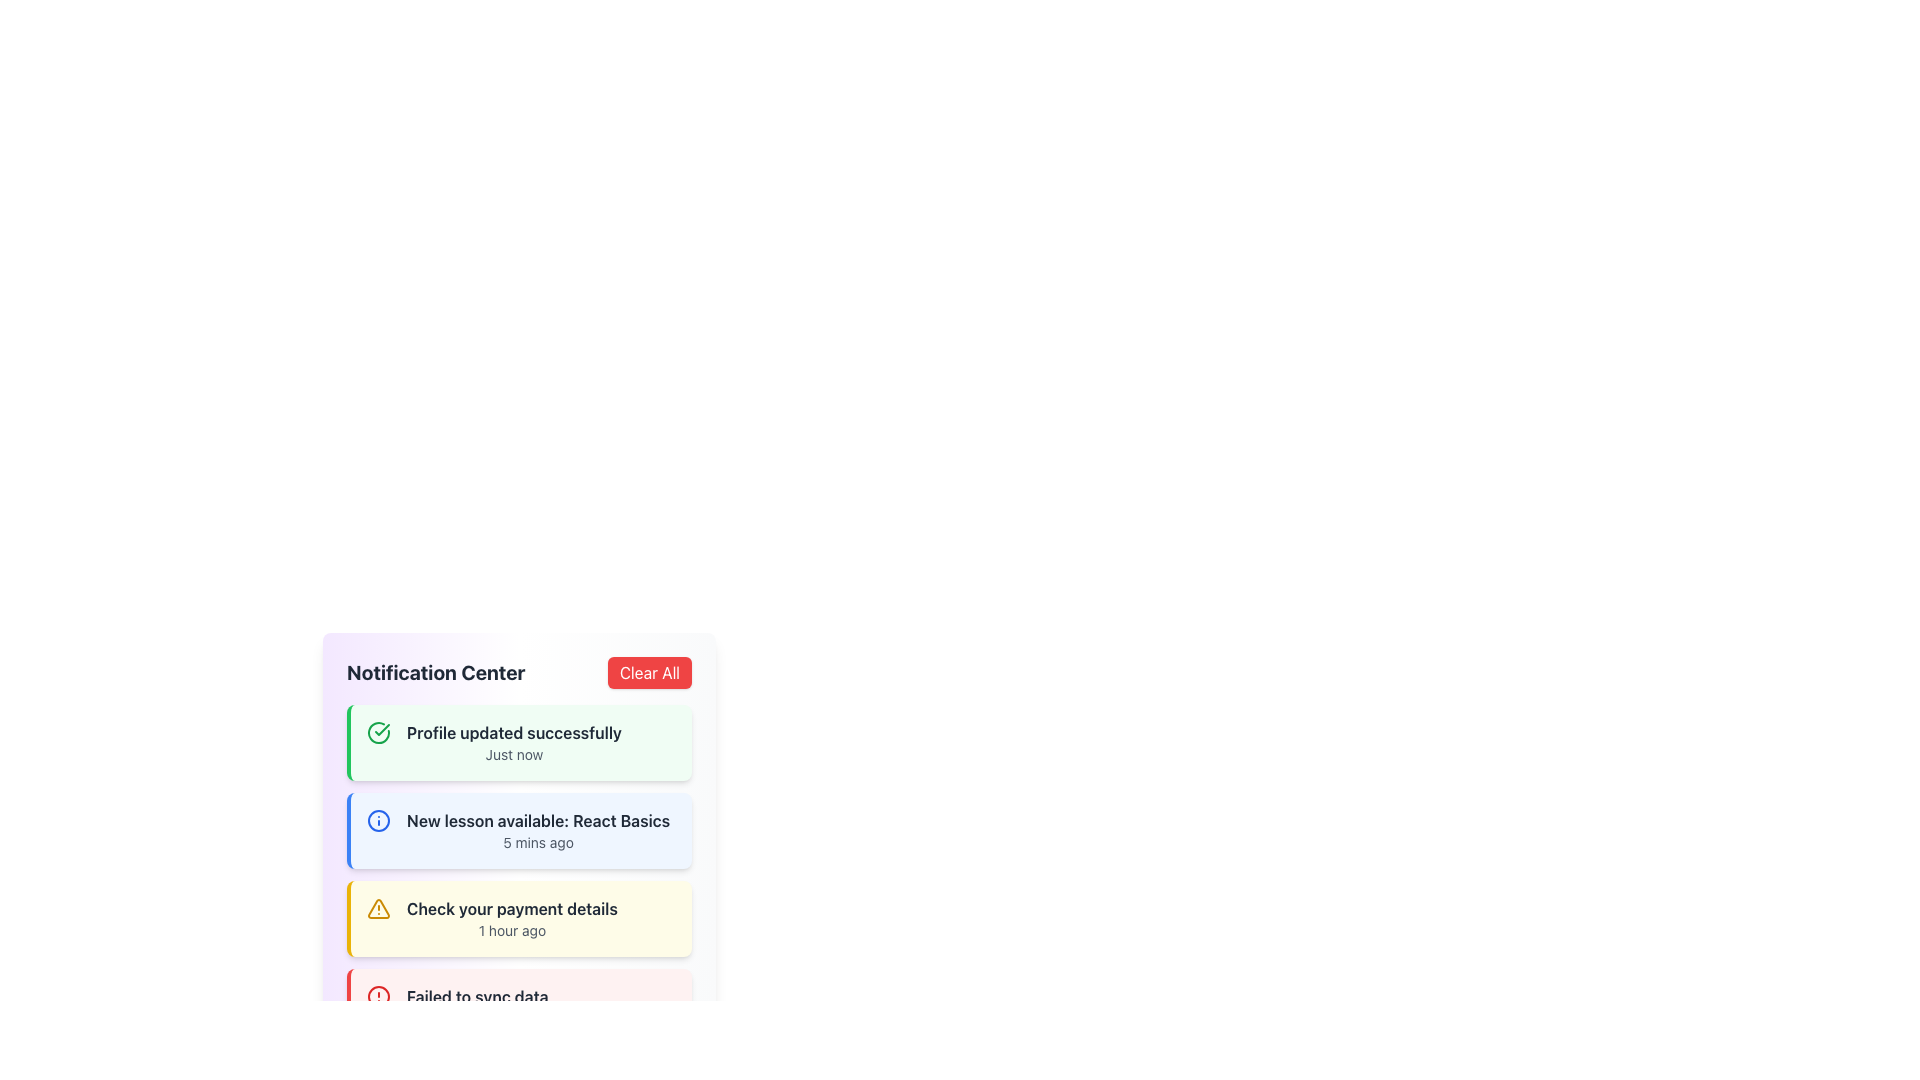  What do you see at coordinates (538, 821) in the screenshot?
I see `the text element stating 'New lesson available: React Basics' located in the second notification slot of the Notification Center` at bounding box center [538, 821].